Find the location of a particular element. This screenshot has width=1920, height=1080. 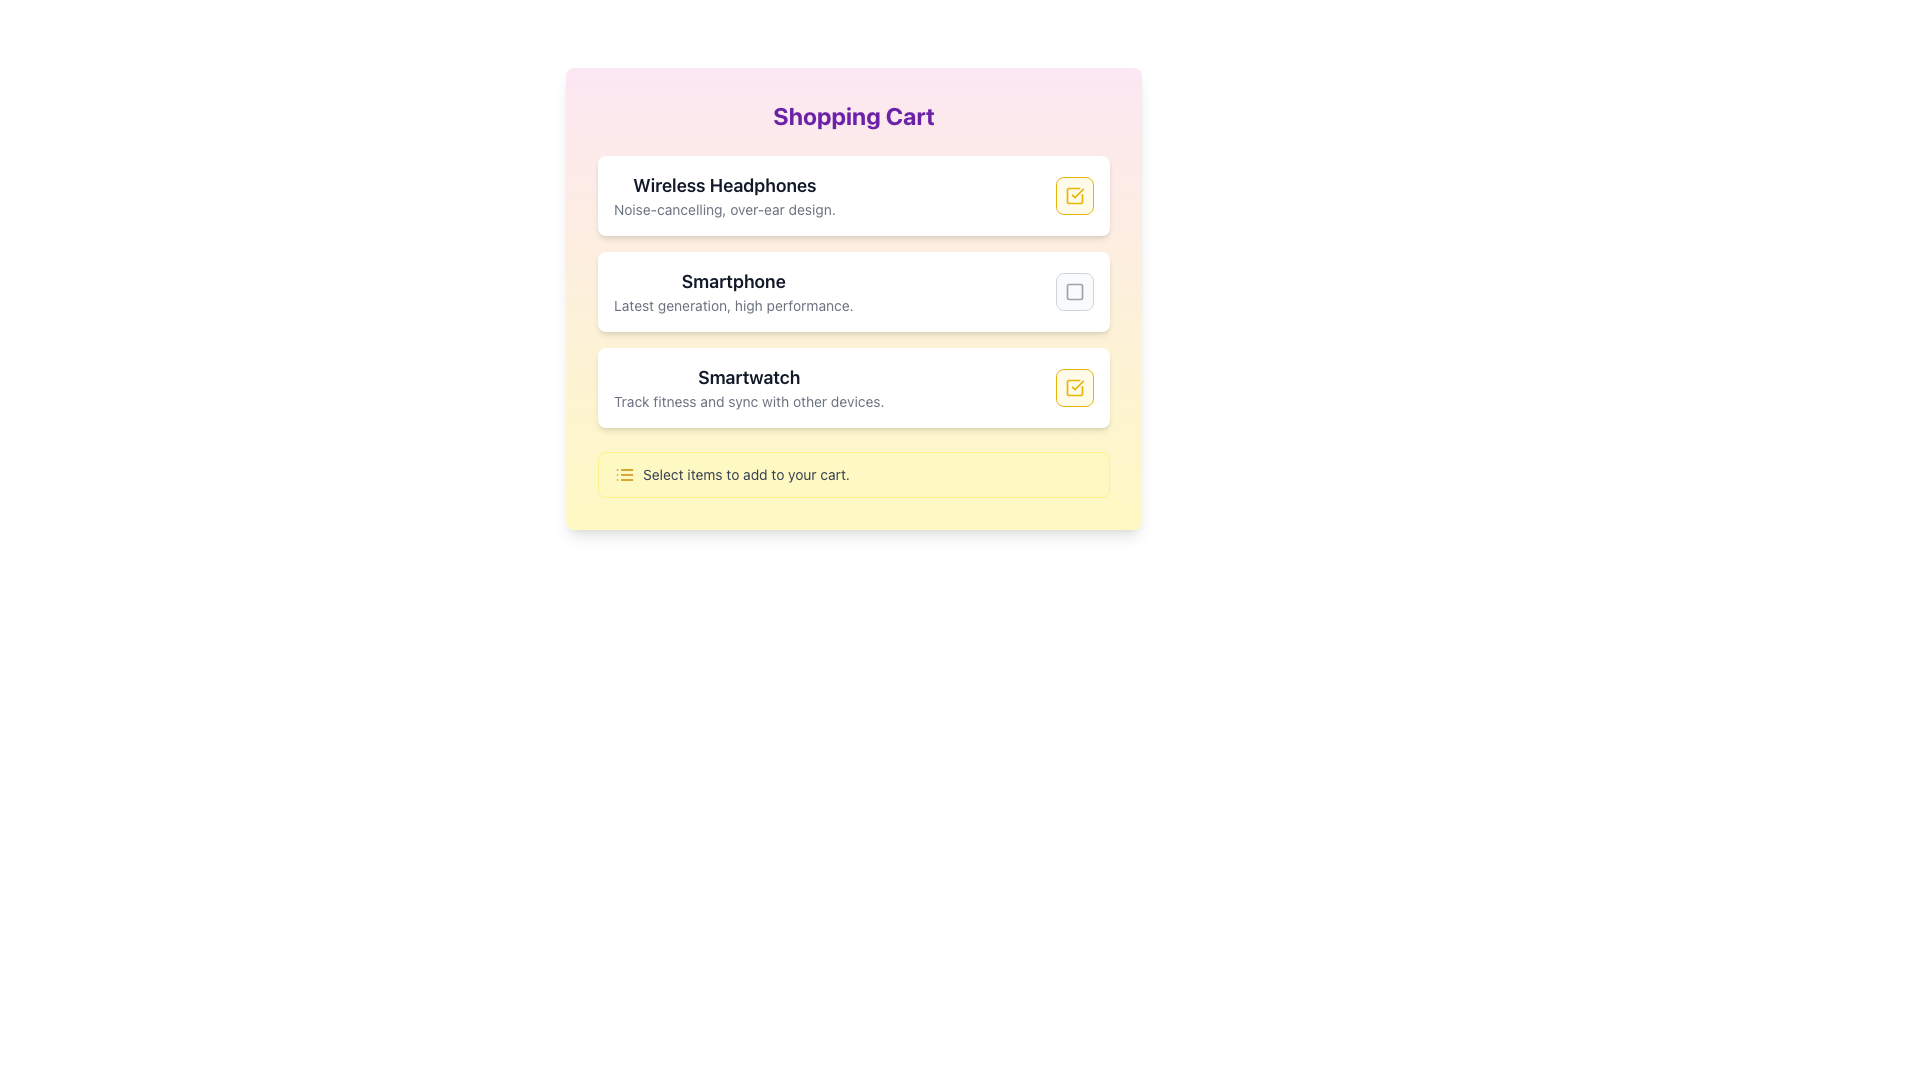

the yellow list icon located to the left of the text 'Select items to add to your cart.' is located at coordinates (623, 474).